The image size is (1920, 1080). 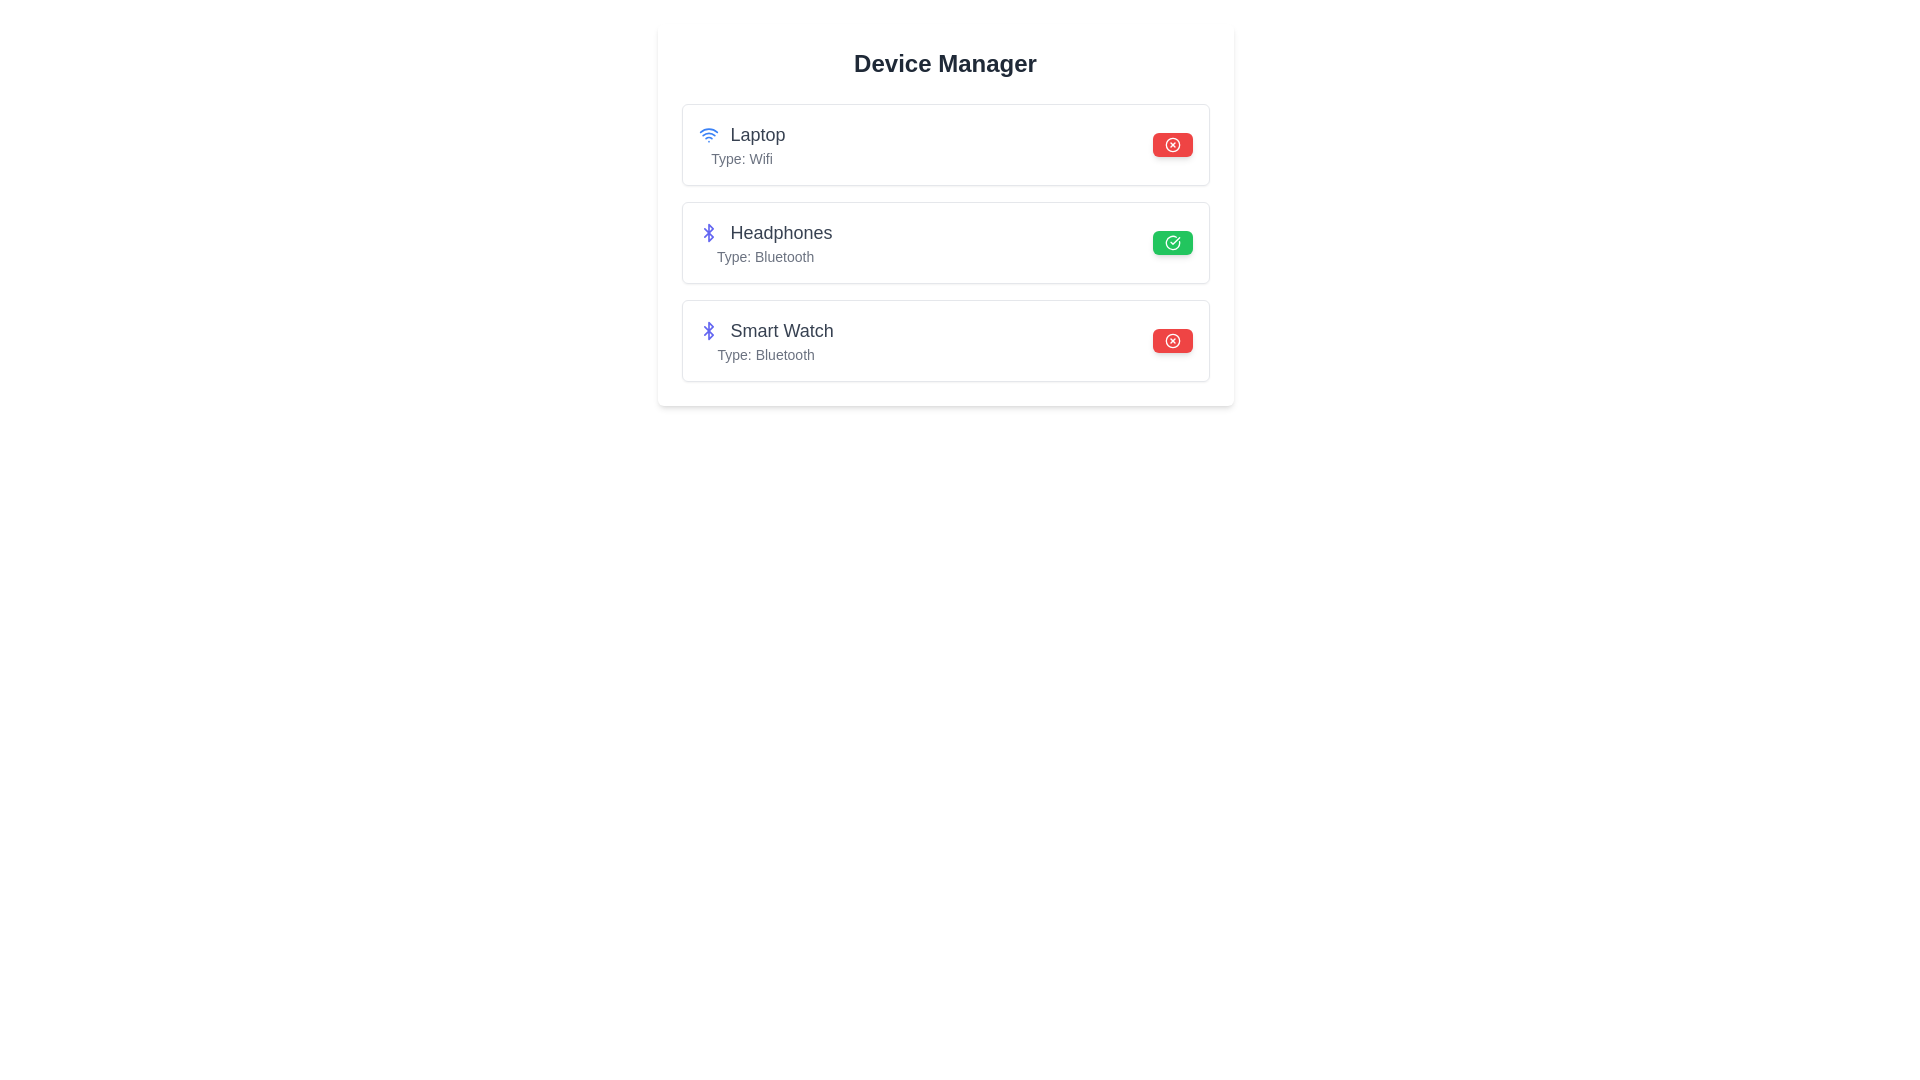 I want to click on the circular Iconic button with a red fill and a white cross symbol, so click(x=1172, y=144).